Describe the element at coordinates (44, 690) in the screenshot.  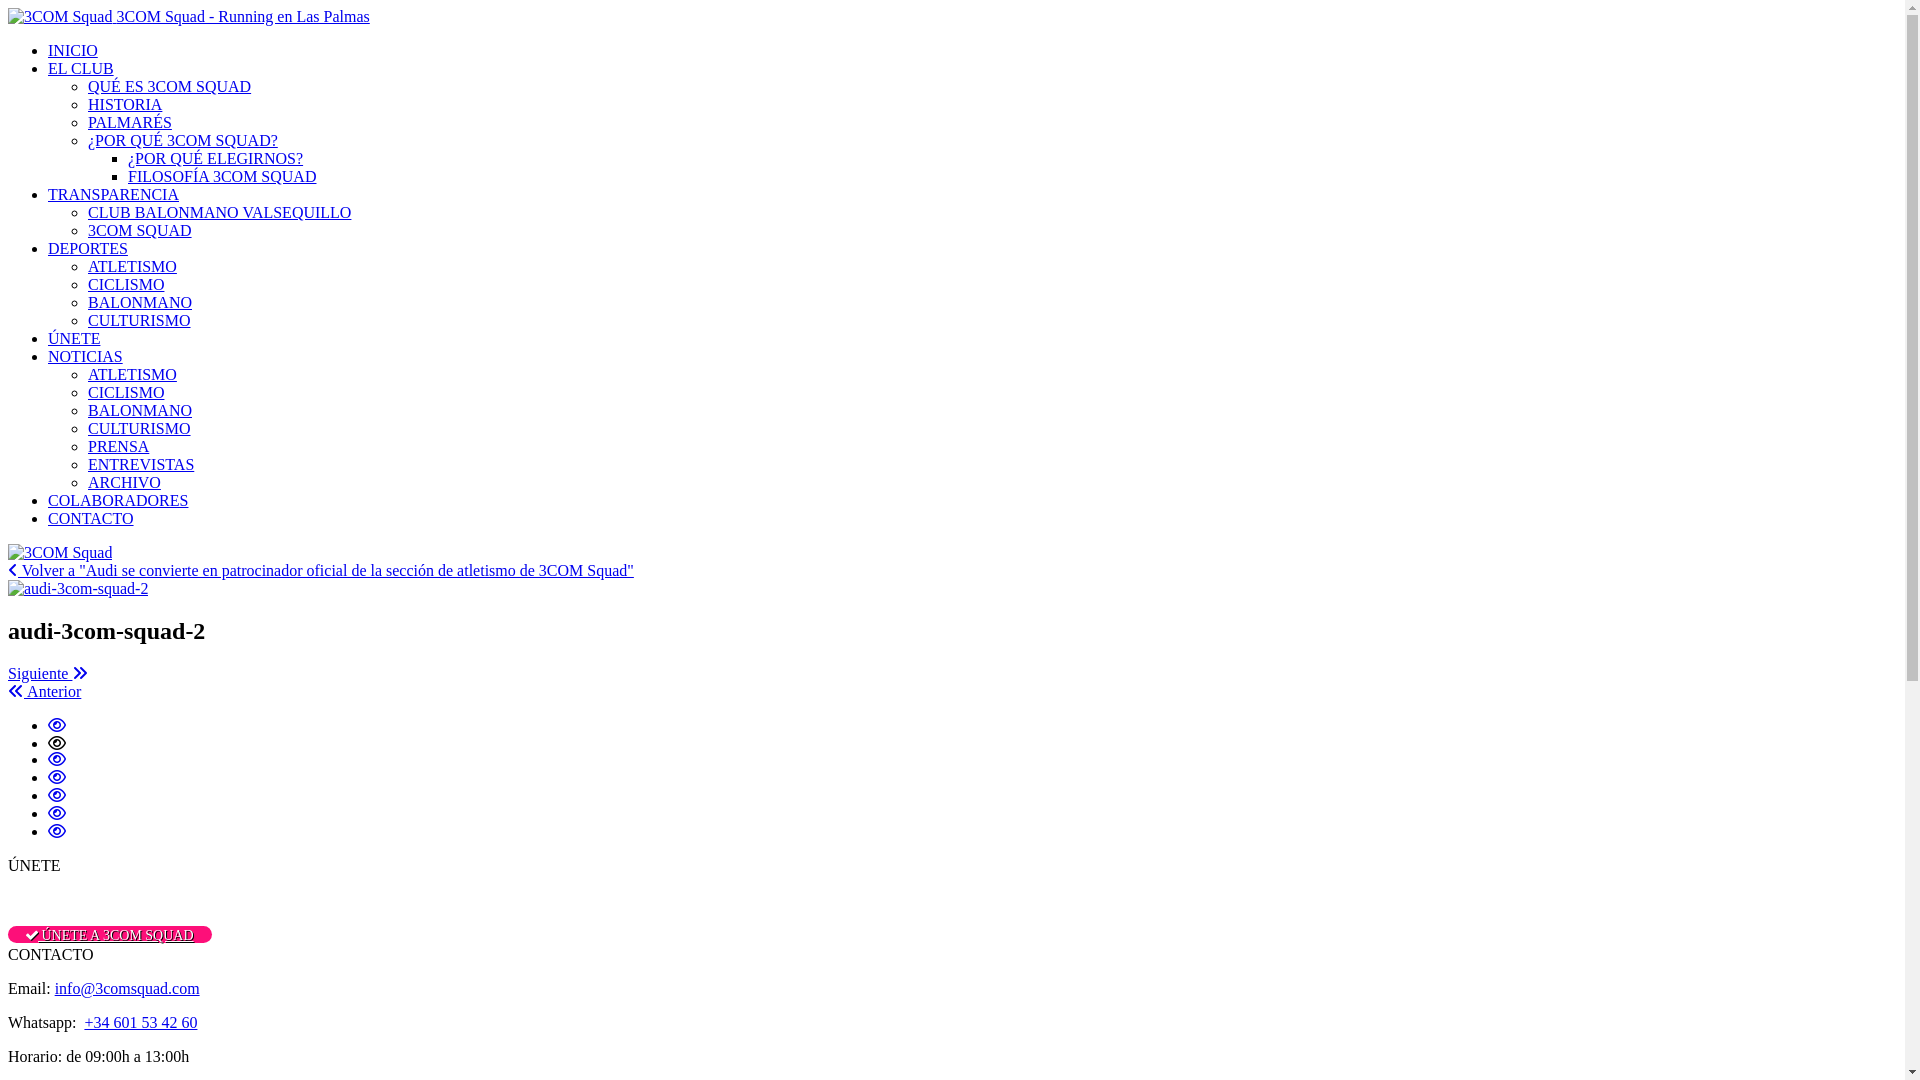
I see `'Anterior'` at that location.